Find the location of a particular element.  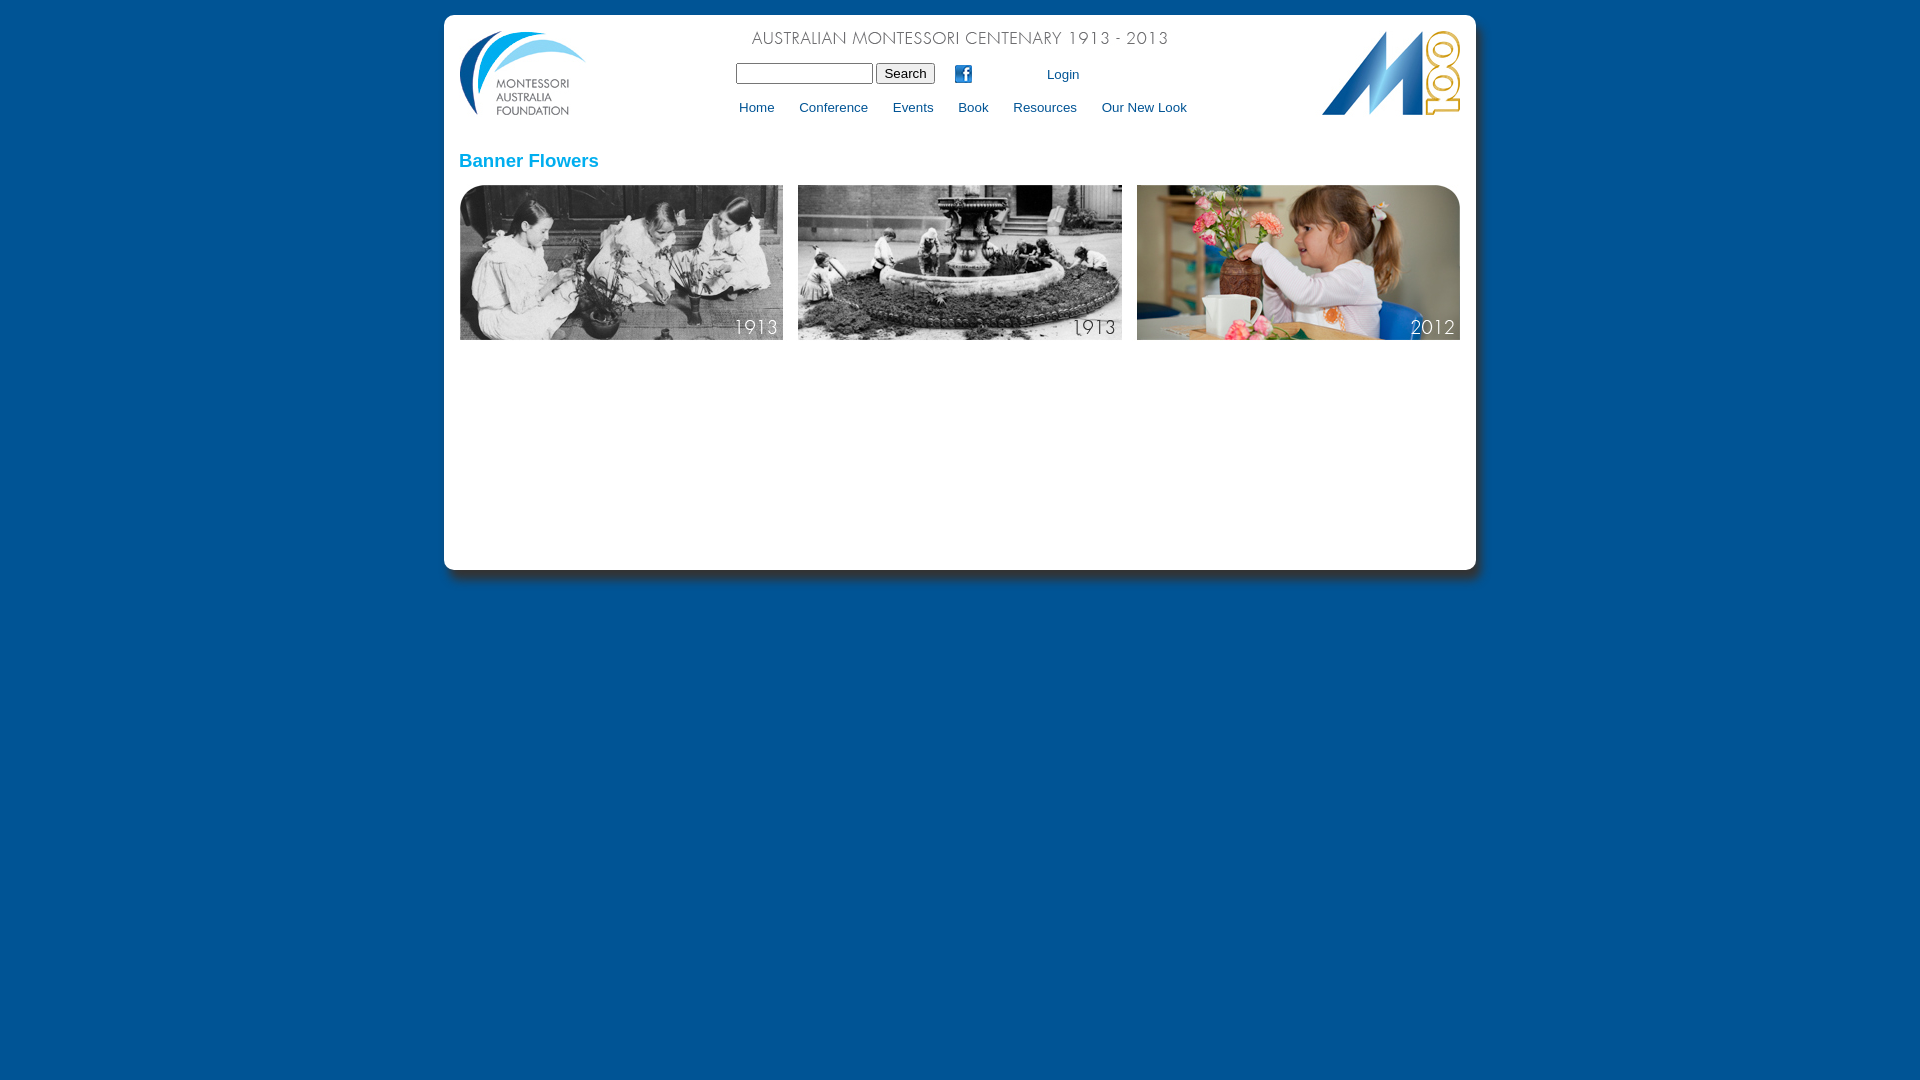

'Book' is located at coordinates (972, 107).